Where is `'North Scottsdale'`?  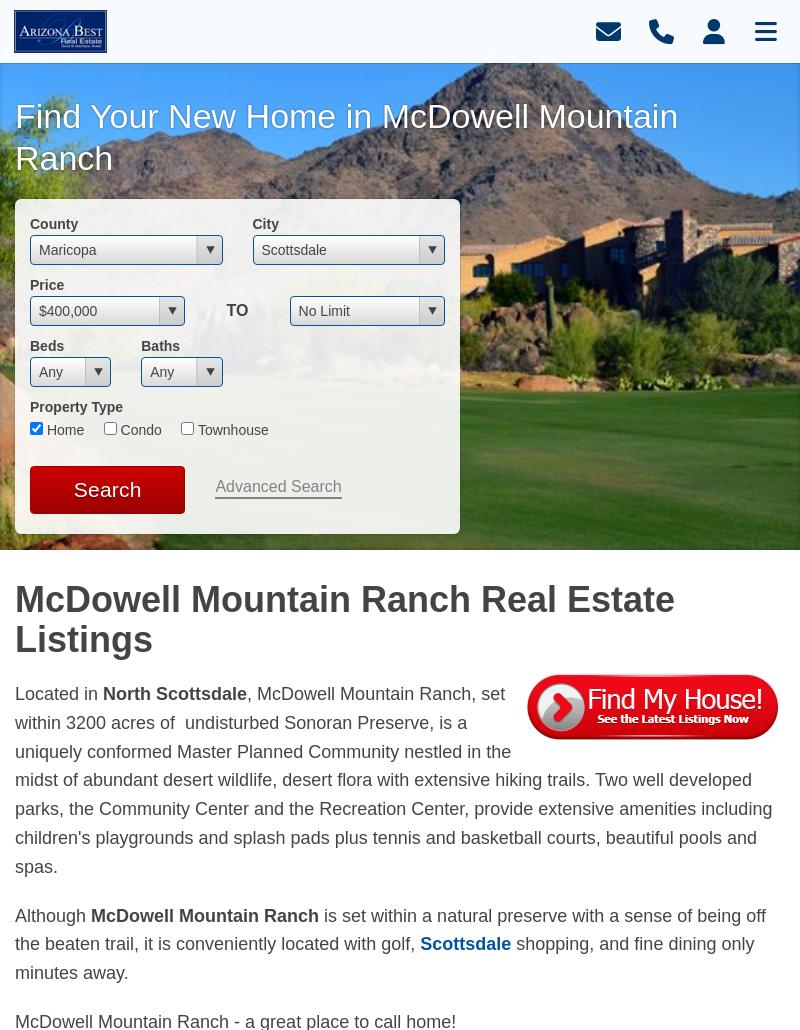 'North Scottsdale' is located at coordinates (174, 694).